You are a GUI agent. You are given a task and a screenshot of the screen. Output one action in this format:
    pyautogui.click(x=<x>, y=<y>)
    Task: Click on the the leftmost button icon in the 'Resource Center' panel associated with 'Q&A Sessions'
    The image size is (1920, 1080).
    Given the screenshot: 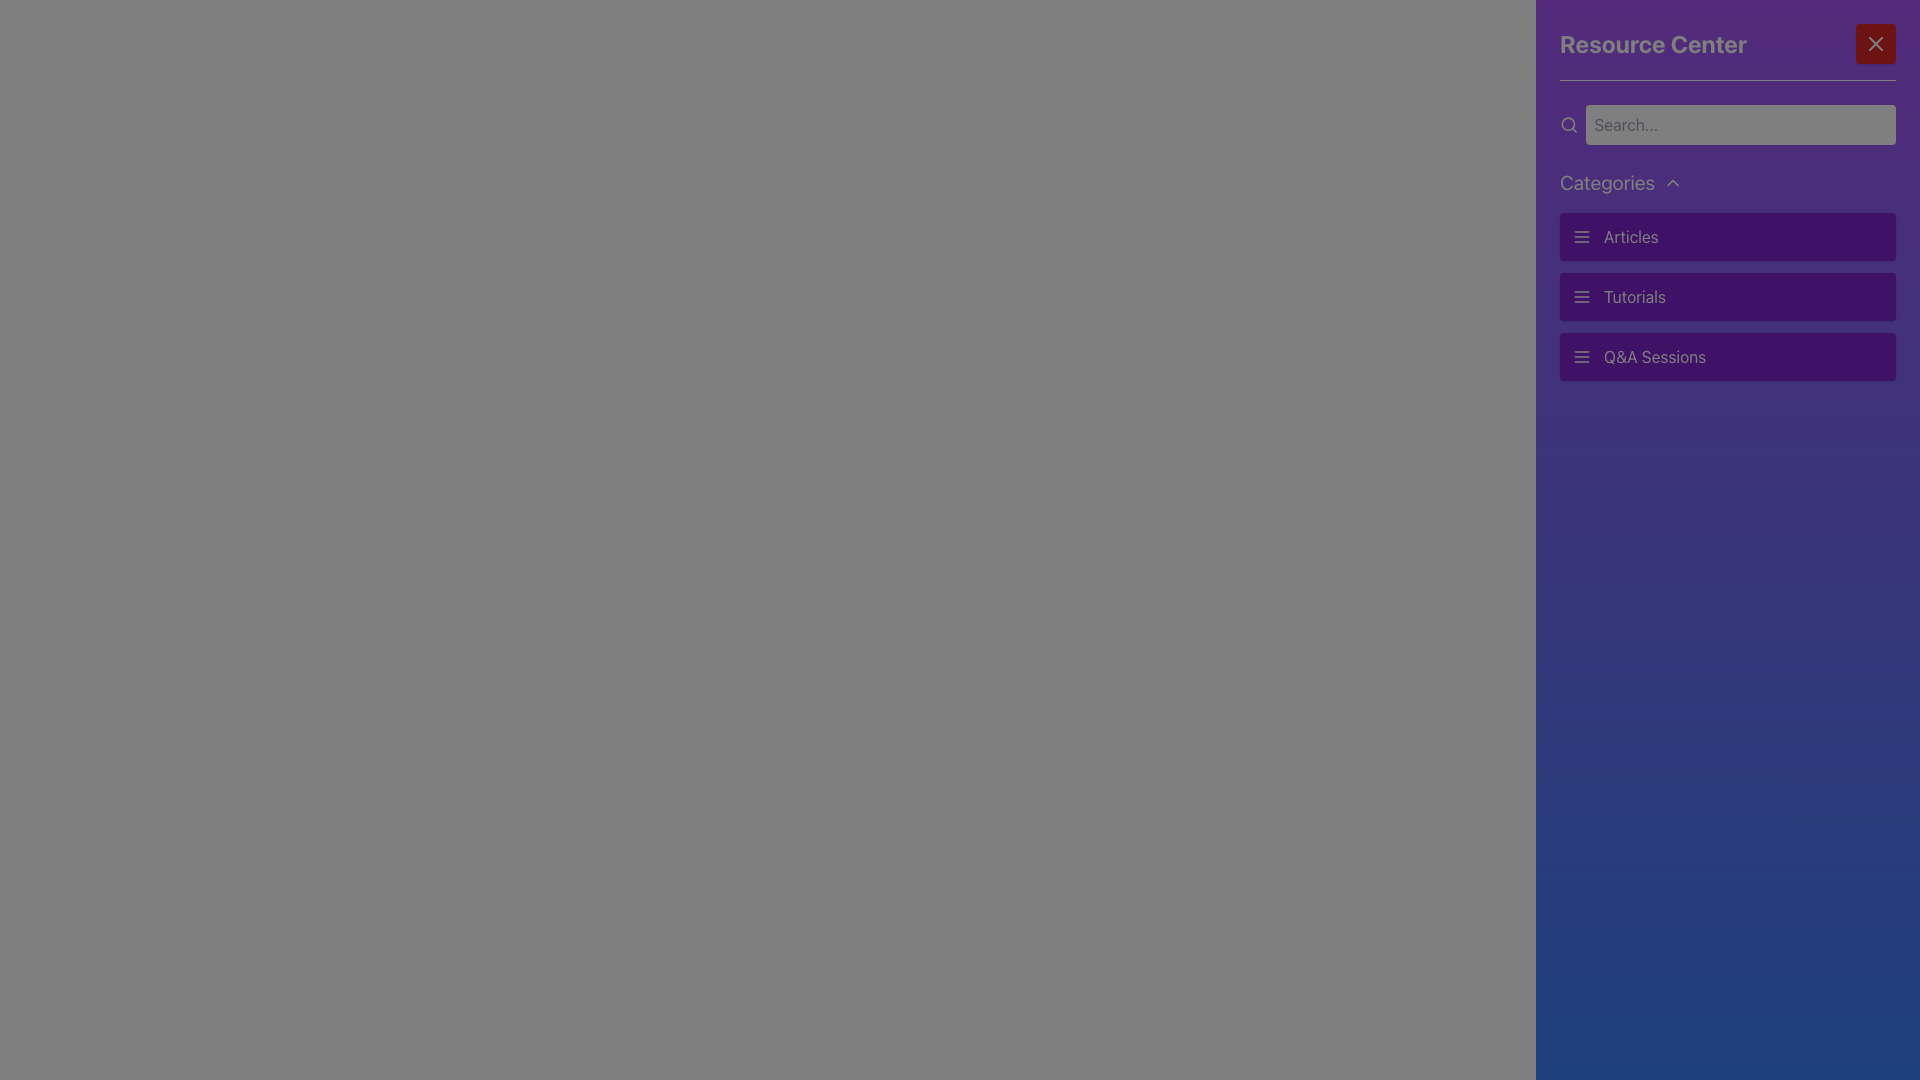 What is the action you would take?
    pyautogui.click(x=1581, y=356)
    